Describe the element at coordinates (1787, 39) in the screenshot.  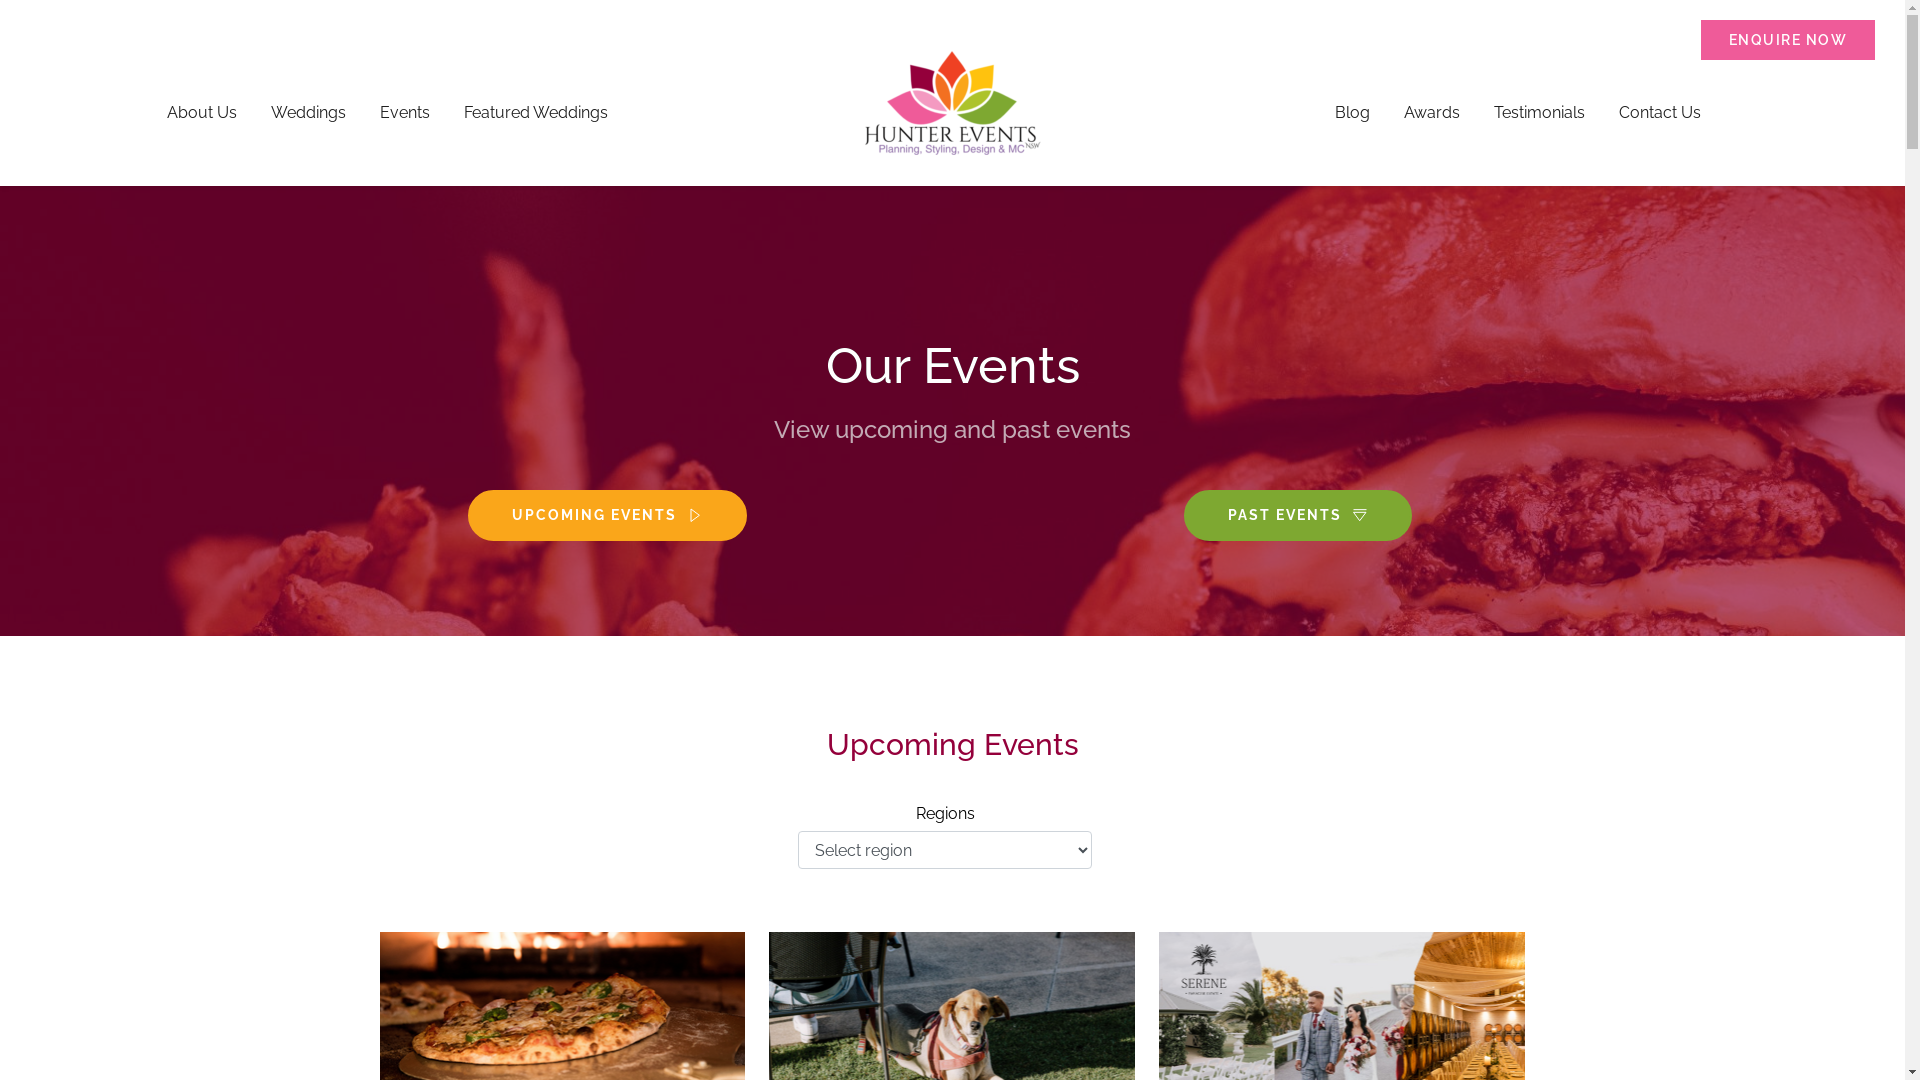
I see `'ENQUIRE NOW'` at that location.